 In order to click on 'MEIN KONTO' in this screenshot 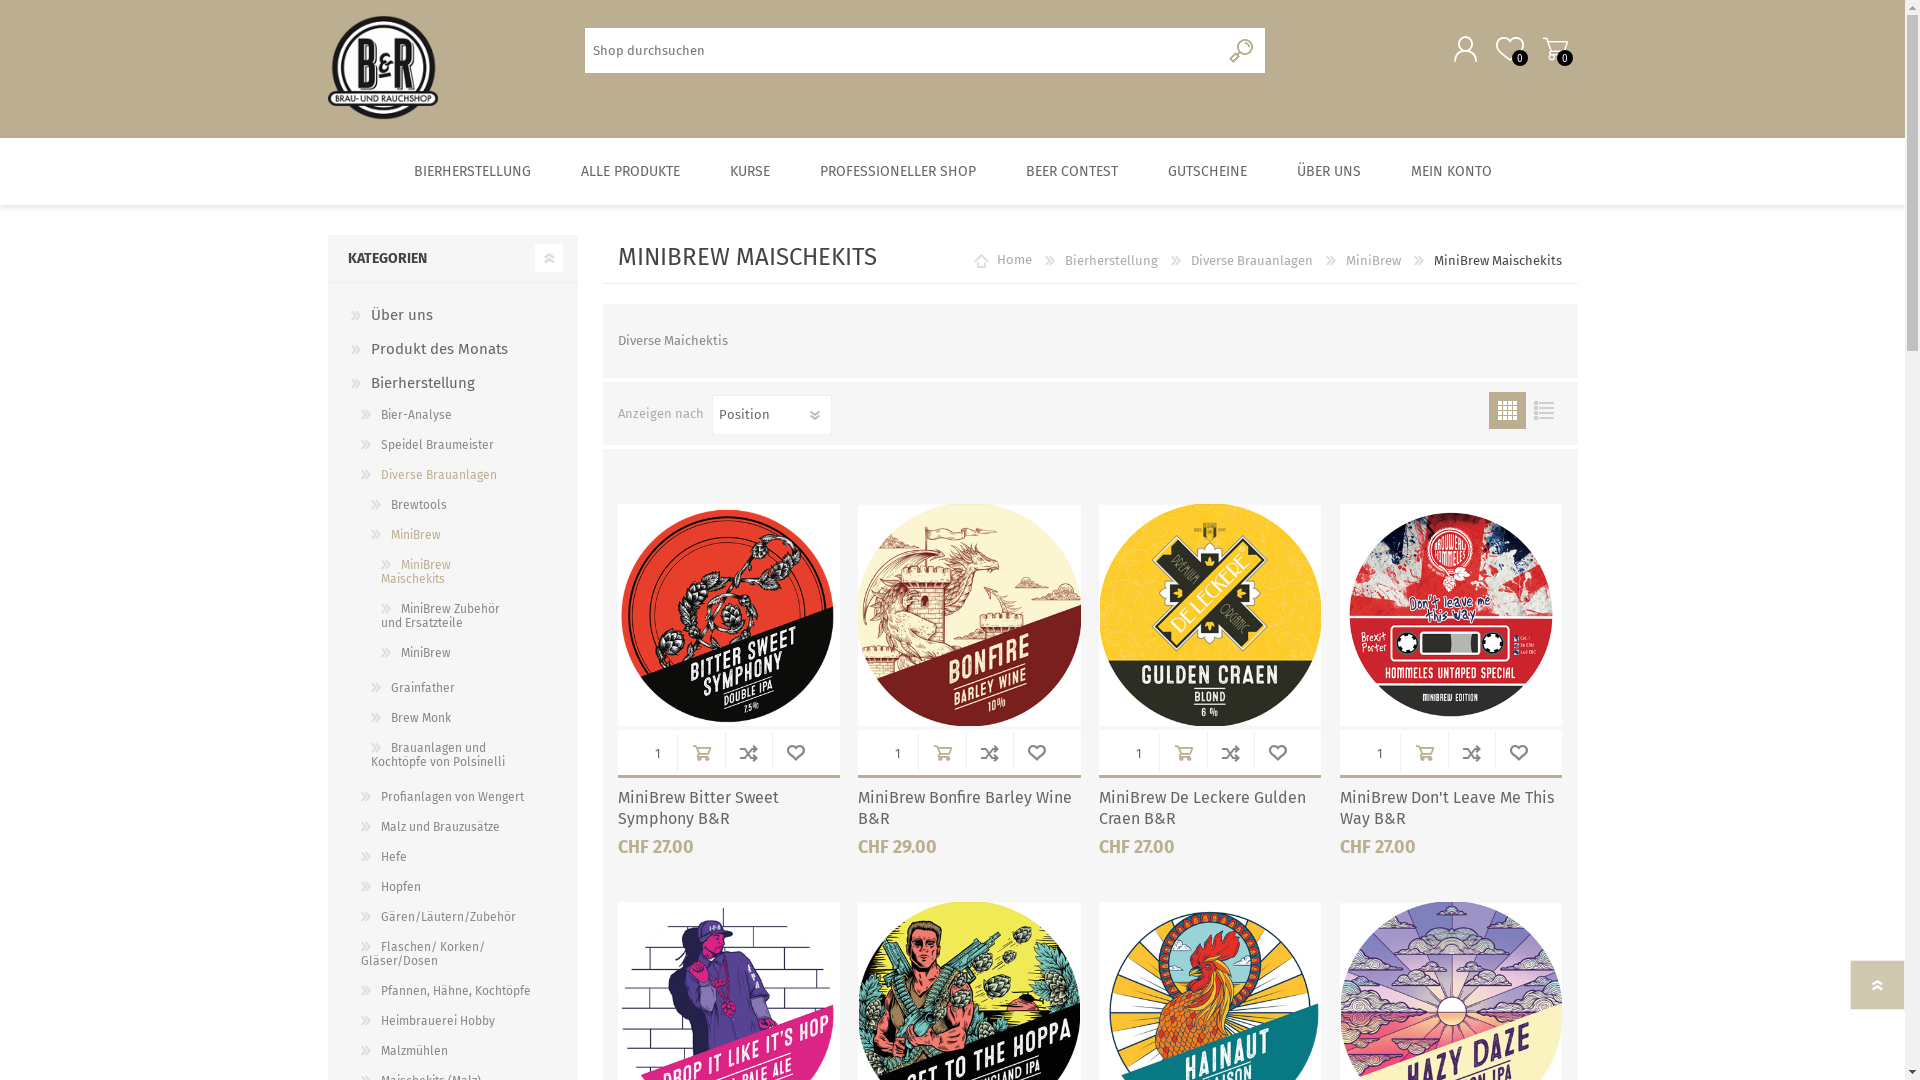, I will do `click(1451, 170)`.